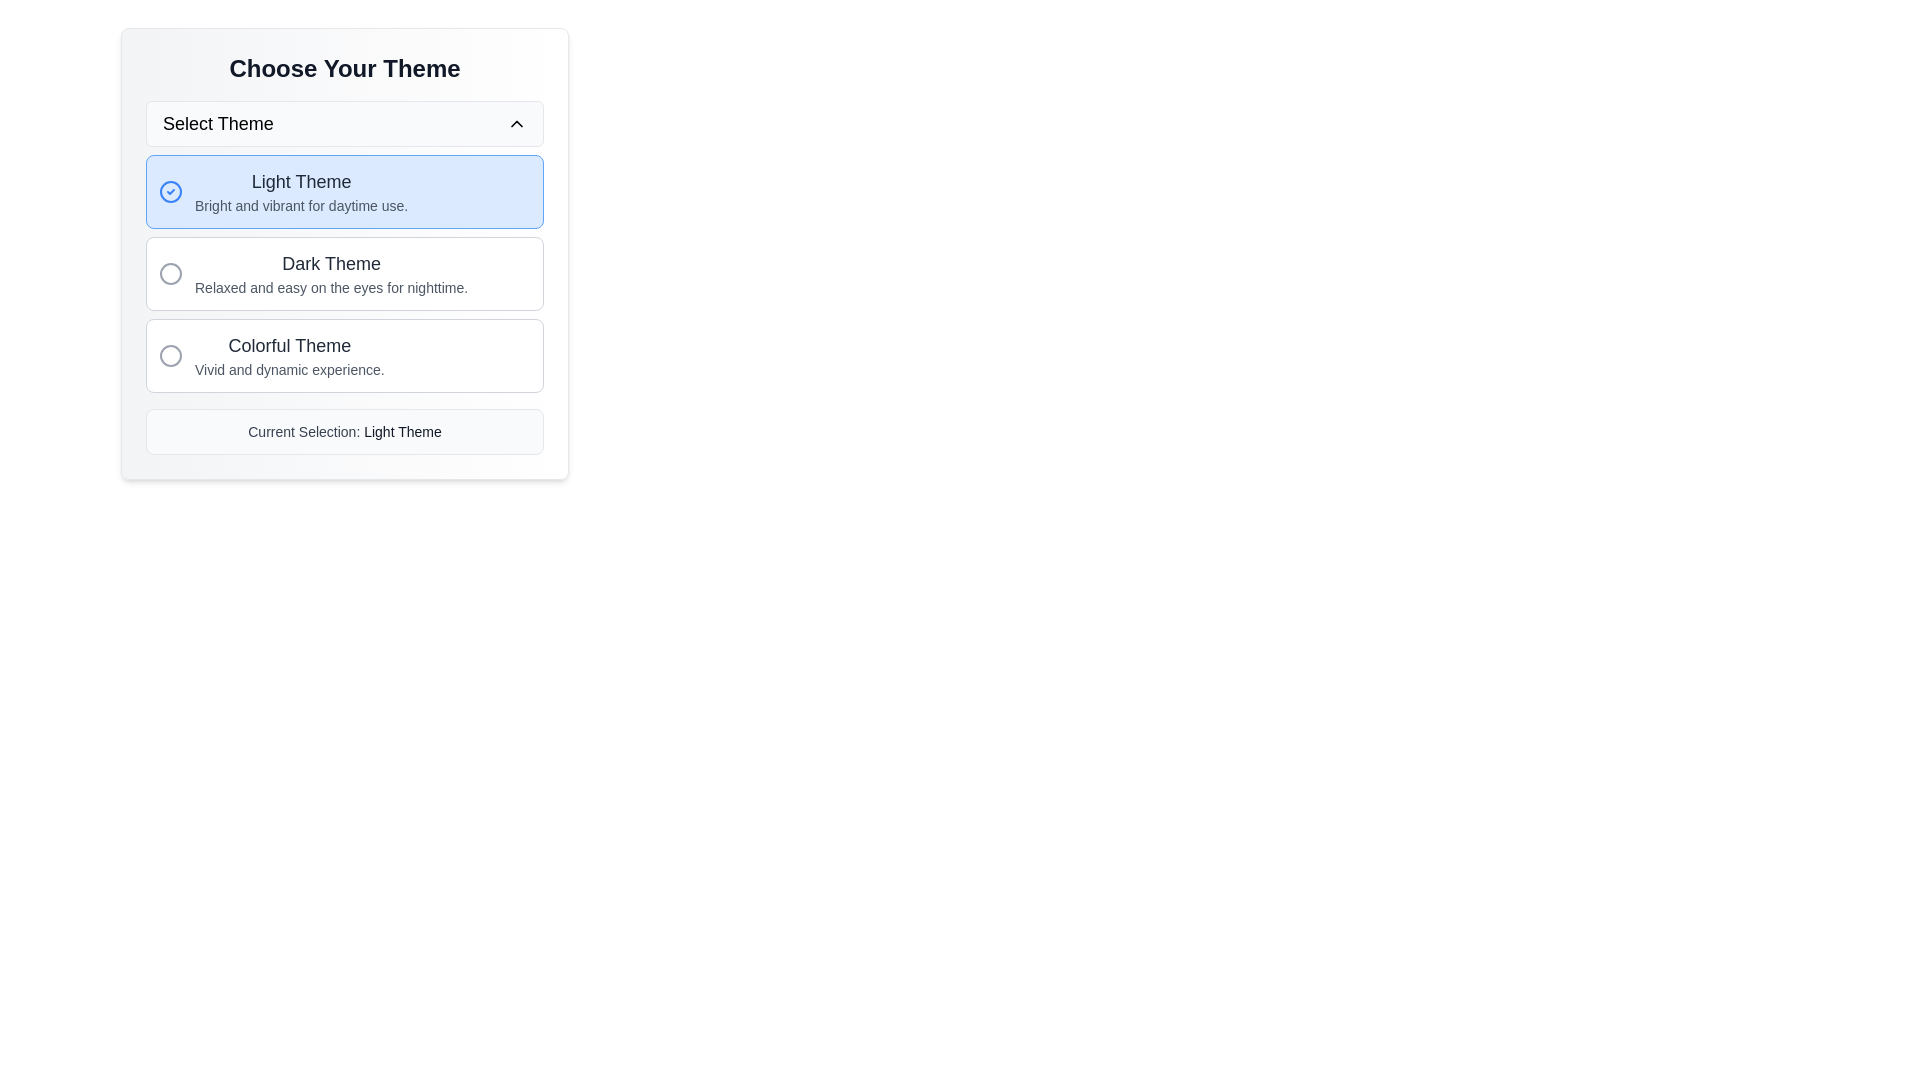  I want to click on the inner filled circle icon of the circular graphical component with a gray border, located to the left of the 'Colorful Theme' selection option in the theme selection interface, so click(171, 354).